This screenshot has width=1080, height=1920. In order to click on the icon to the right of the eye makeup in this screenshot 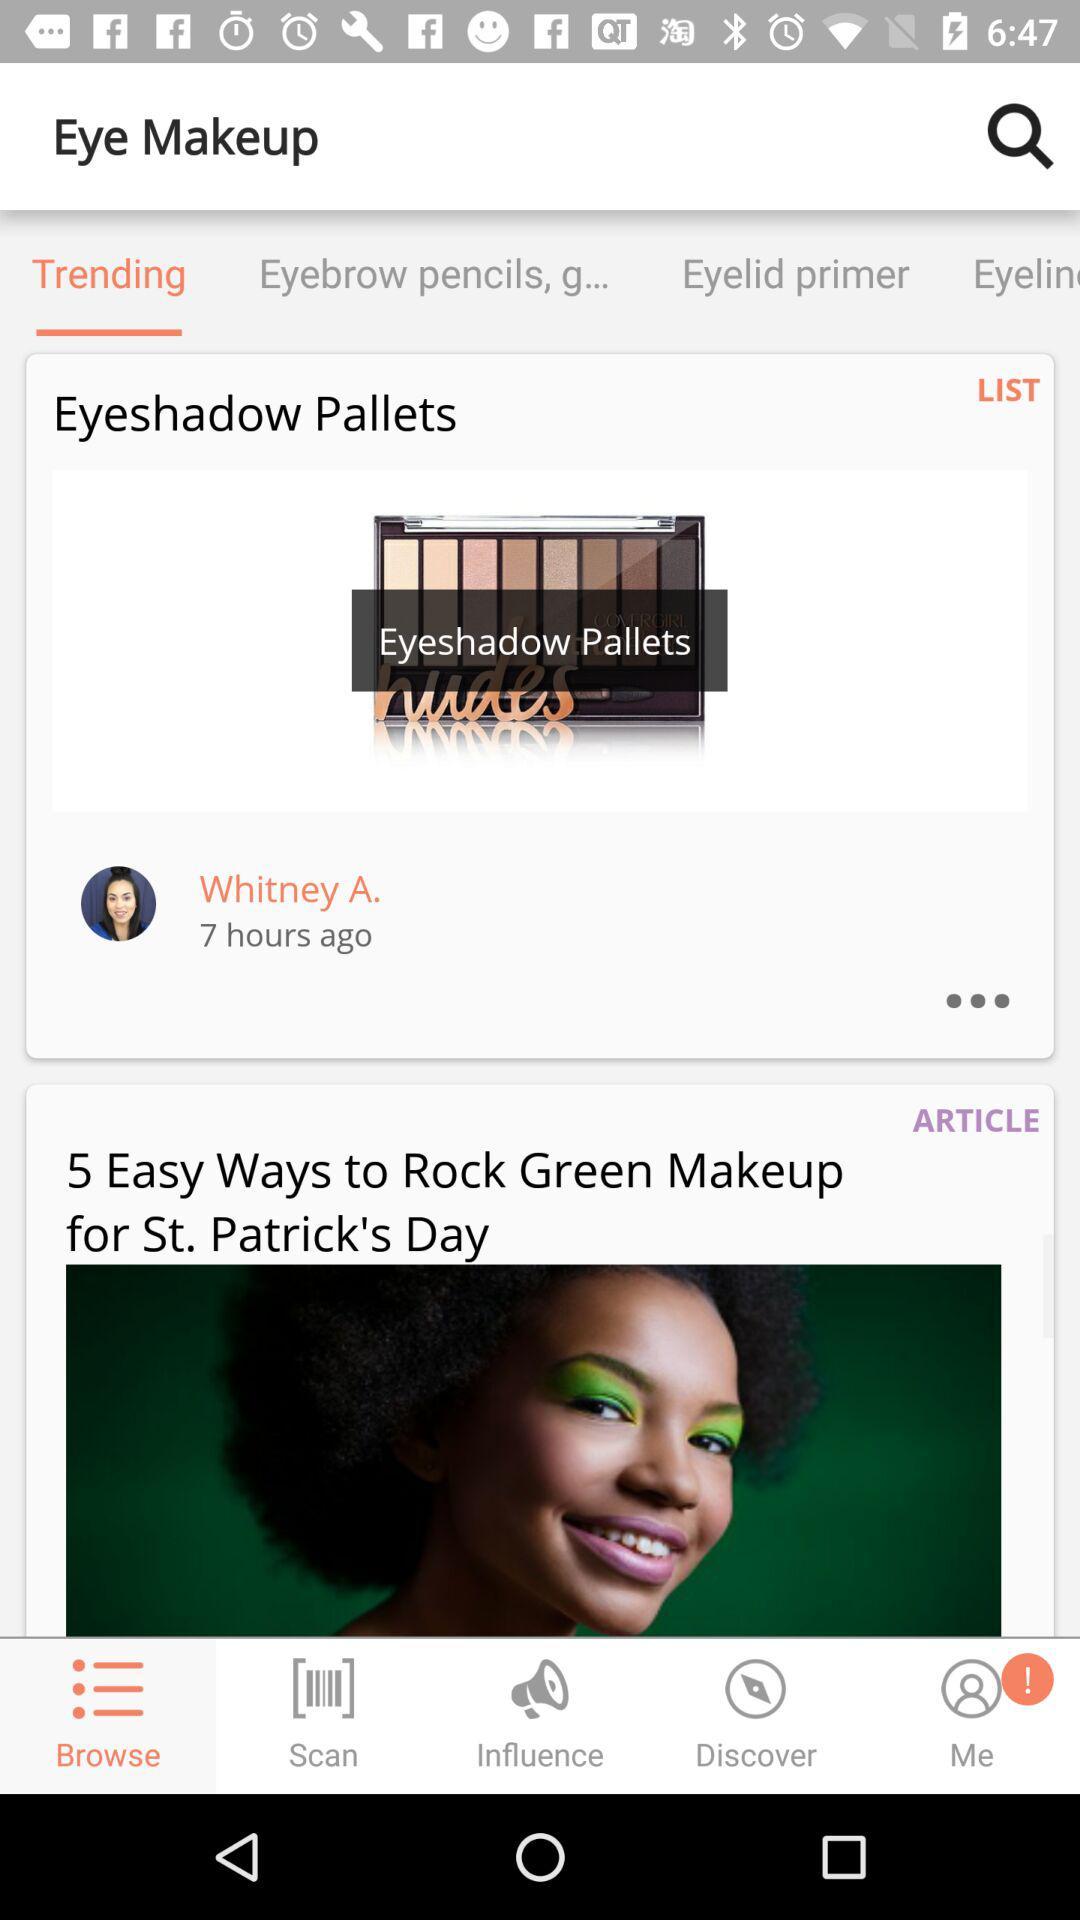, I will do `click(1020, 135)`.